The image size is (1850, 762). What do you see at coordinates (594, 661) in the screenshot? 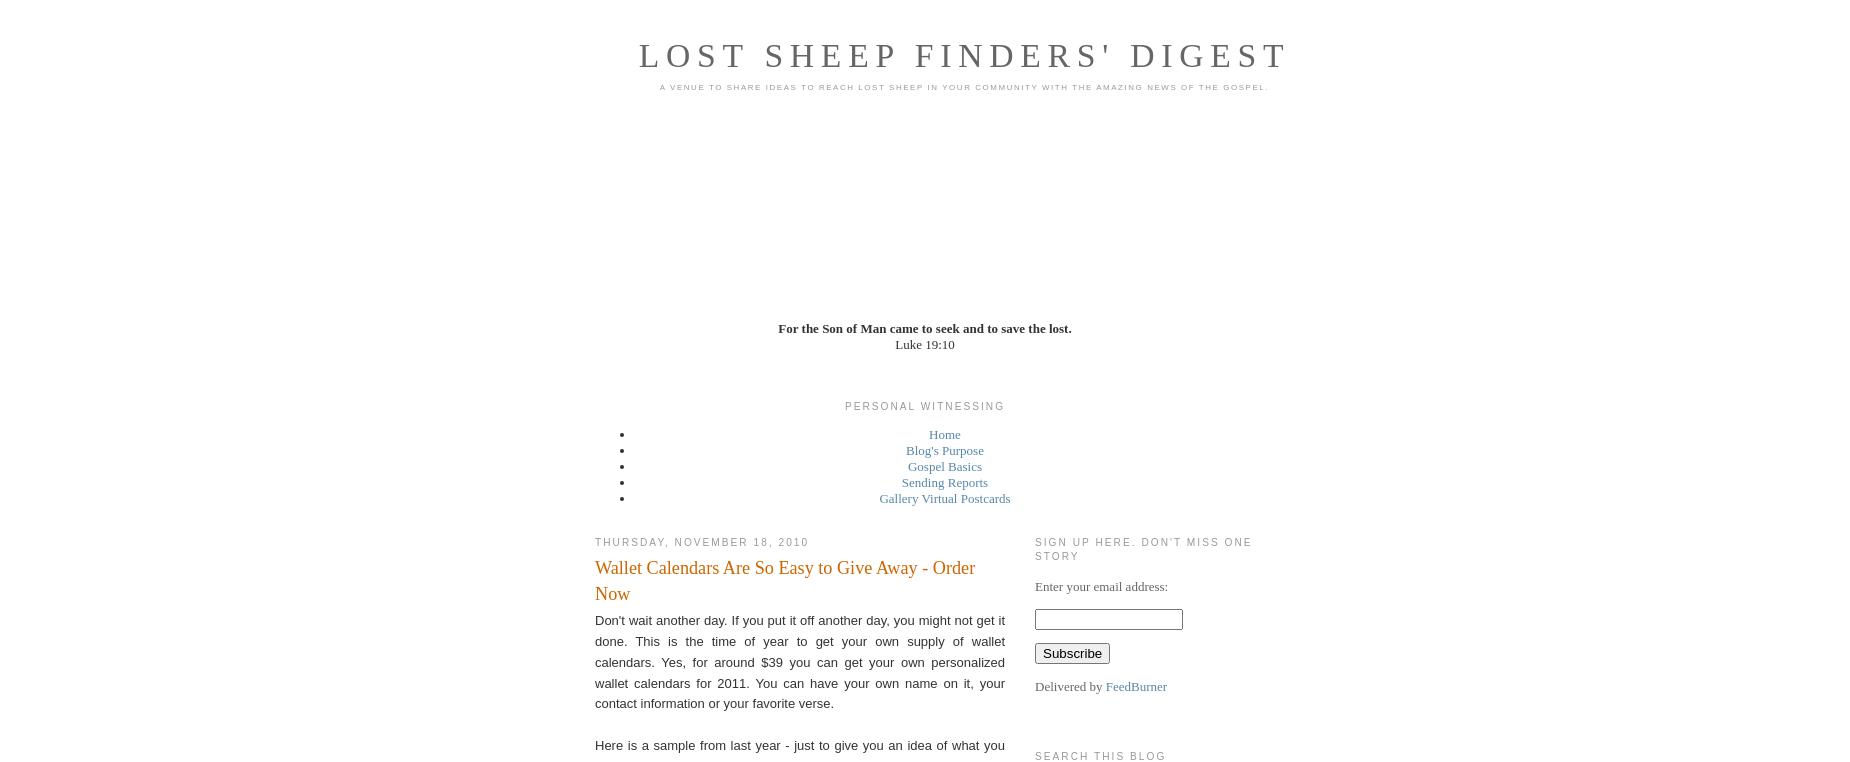
I see `'Don't wait another day. If you put it off another day, you might not get it done. This is the time of year to get your own supply of wallet calendars. Yes, for around $39 you can get your own personalized wallet calendars for 2011. You can have your own name on it, your contact information or your favorite verse.'` at bounding box center [594, 661].